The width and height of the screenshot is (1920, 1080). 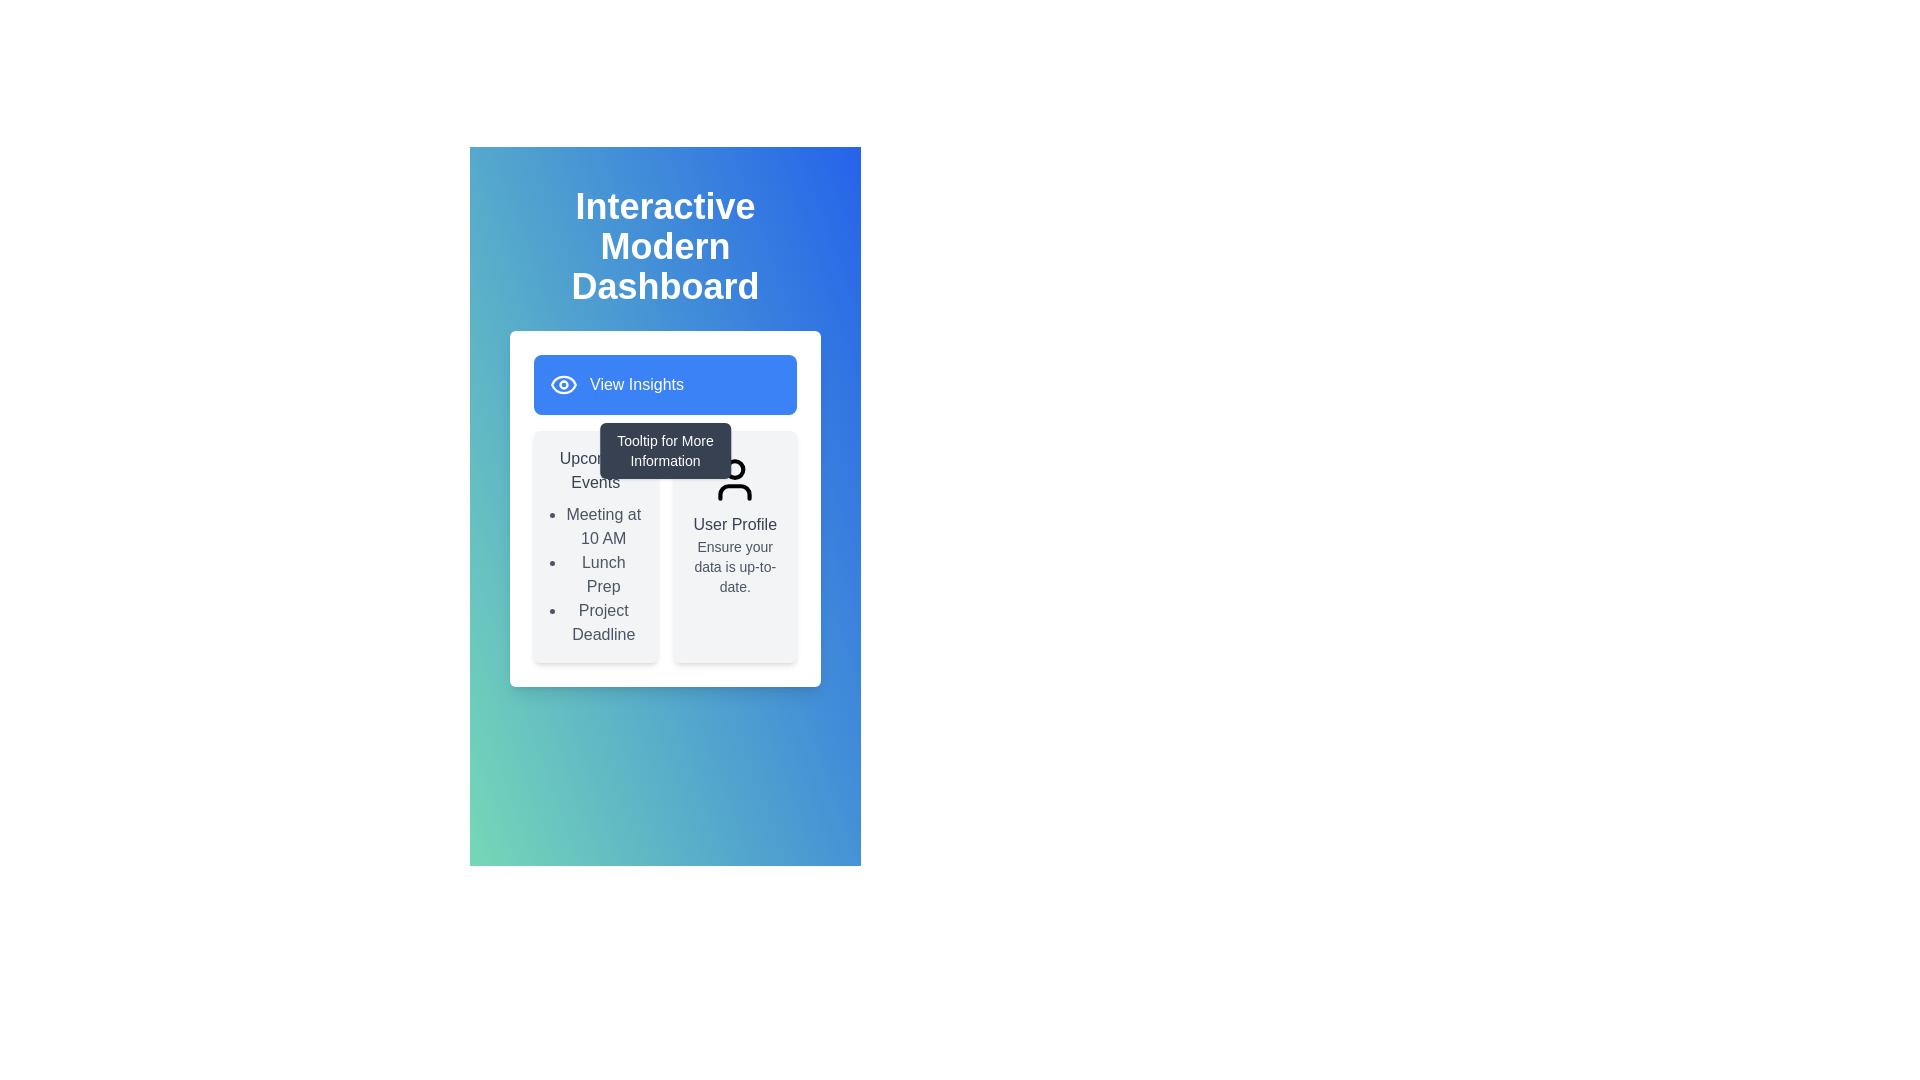 I want to click on the circular element representing the head in the avatar icon of the user profile, which is part of a card labeled 'User Profile' in the second column of the layout, so click(x=734, y=469).